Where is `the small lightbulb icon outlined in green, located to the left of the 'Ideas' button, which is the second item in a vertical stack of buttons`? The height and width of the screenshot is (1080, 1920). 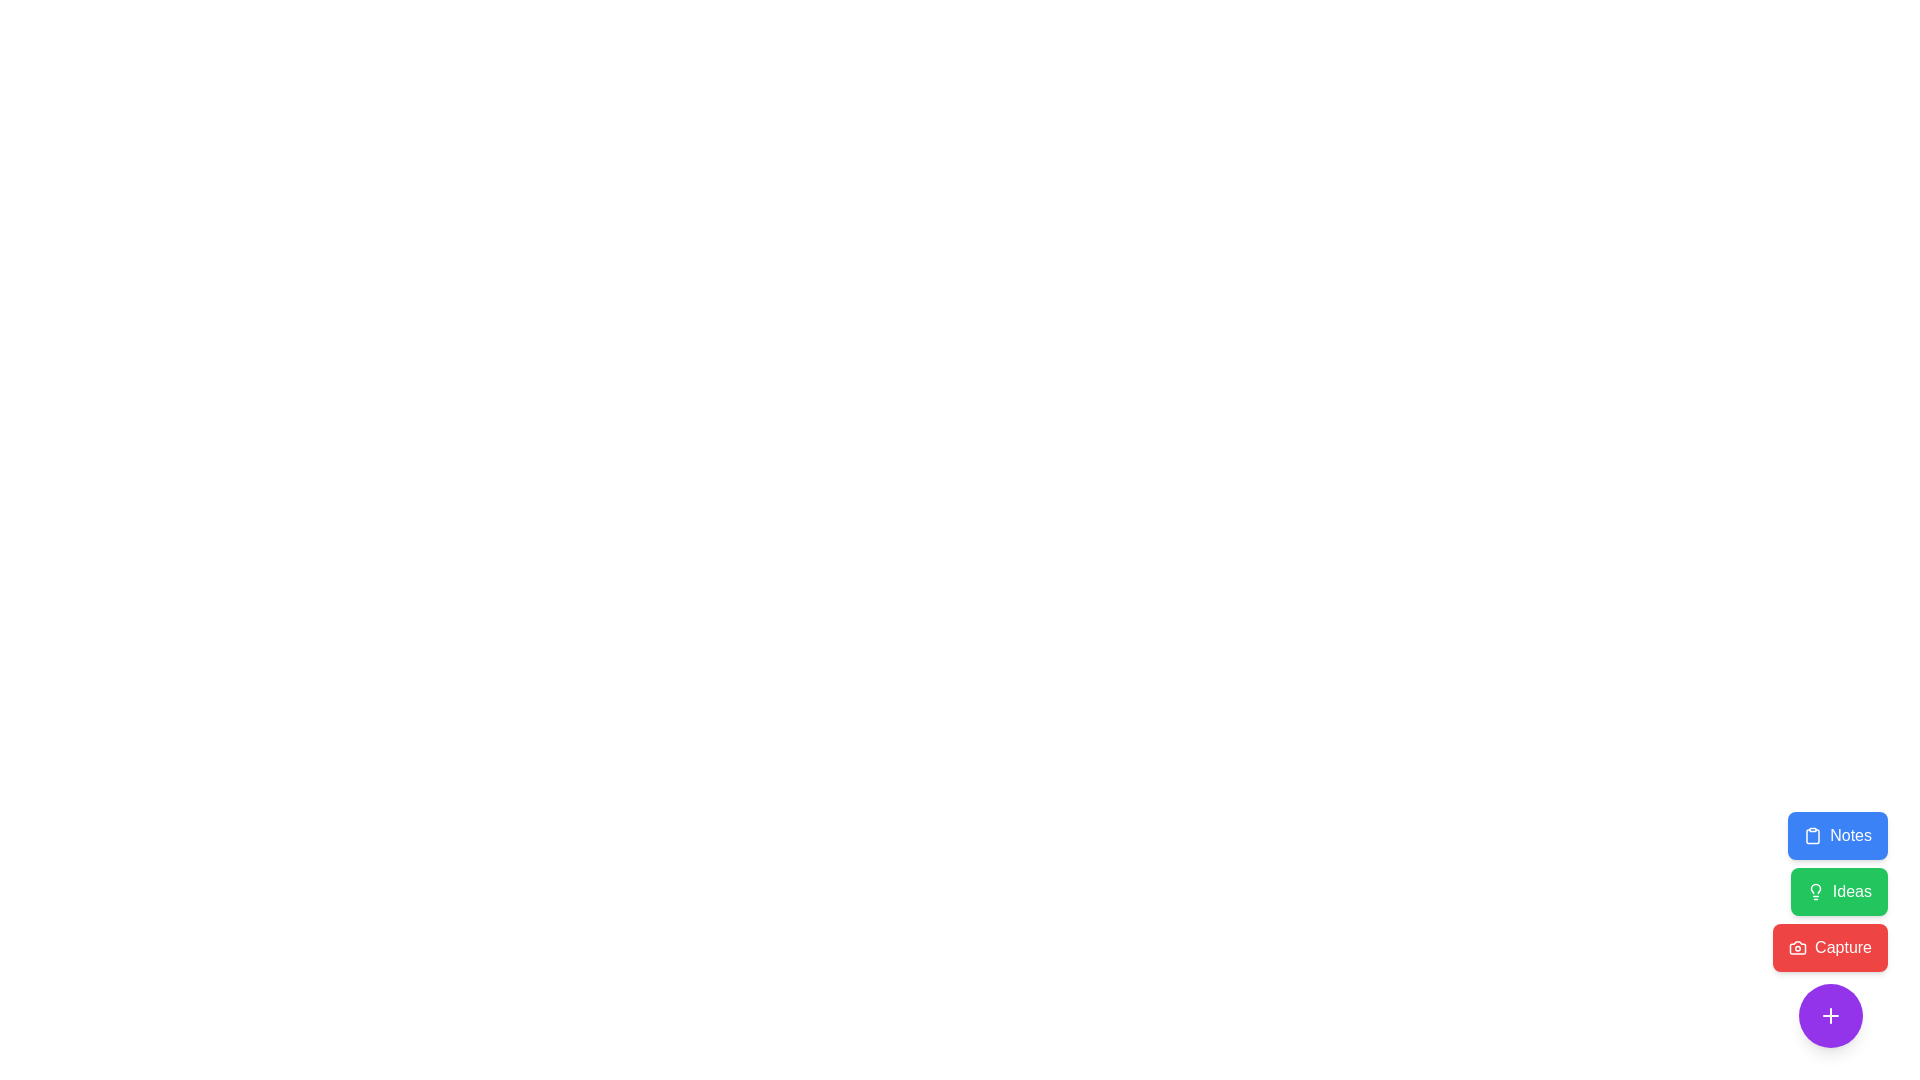 the small lightbulb icon outlined in green, located to the left of the 'Ideas' button, which is the second item in a vertical stack of buttons is located at coordinates (1815, 890).